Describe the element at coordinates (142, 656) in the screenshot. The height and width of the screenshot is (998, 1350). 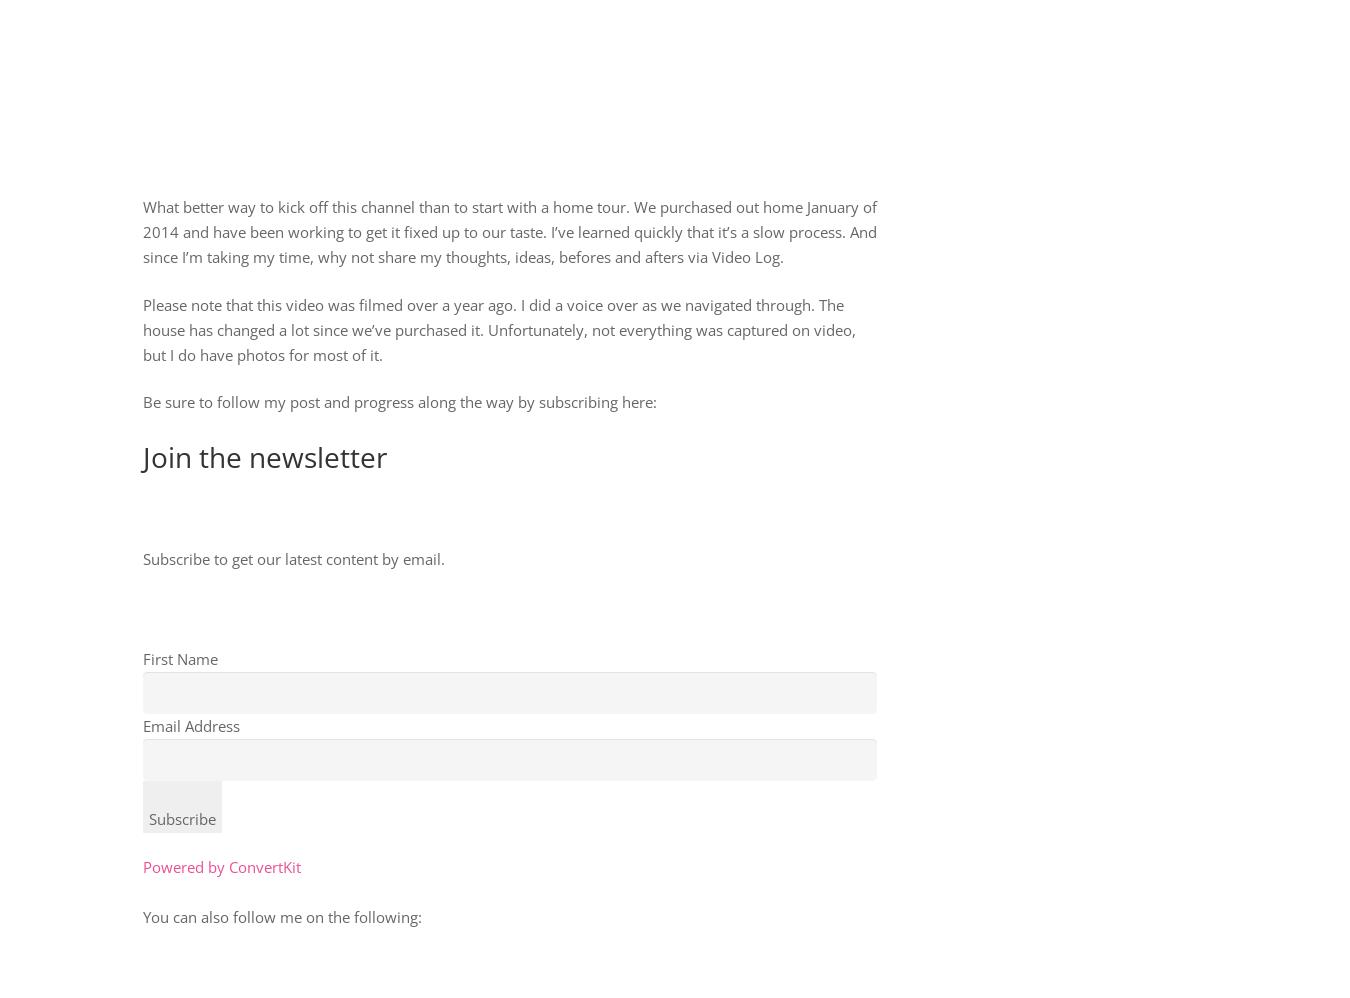
I see `'First Name'` at that location.